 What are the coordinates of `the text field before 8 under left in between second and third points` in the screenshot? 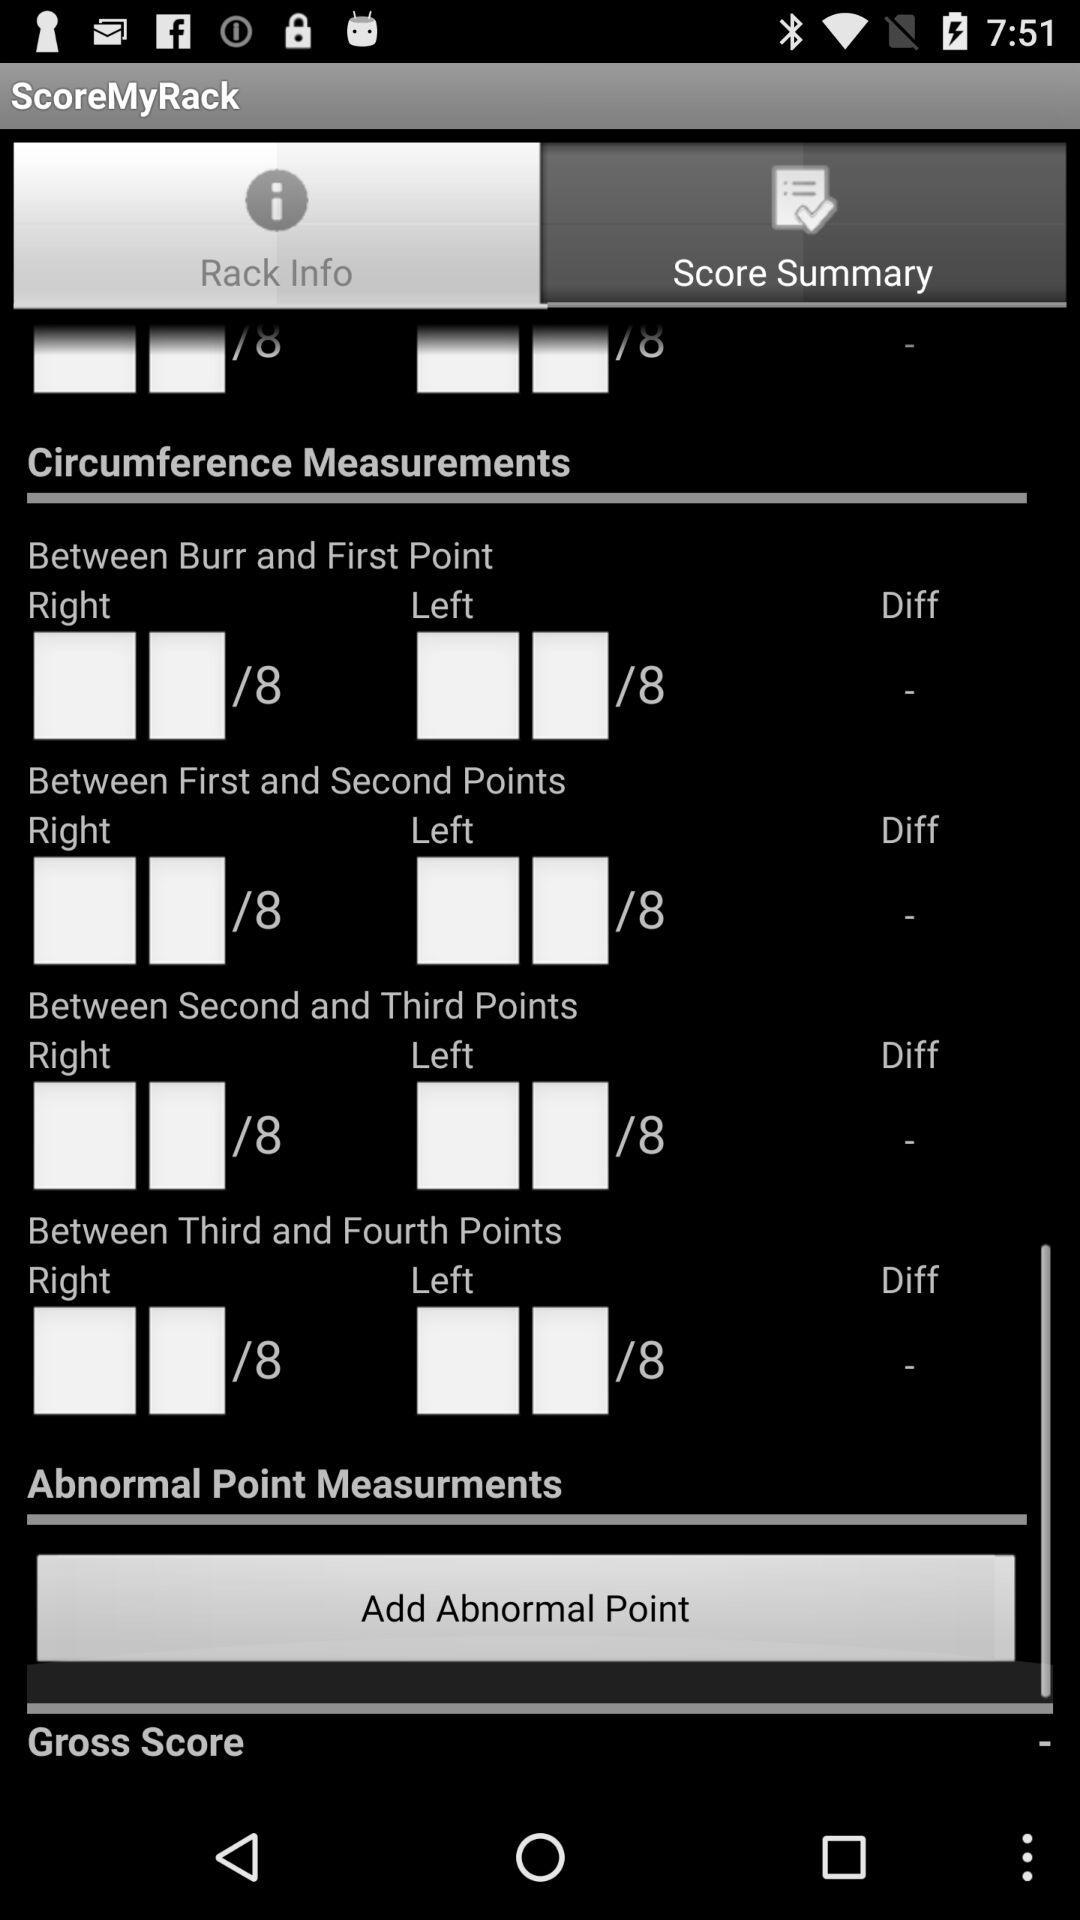 It's located at (570, 1142).